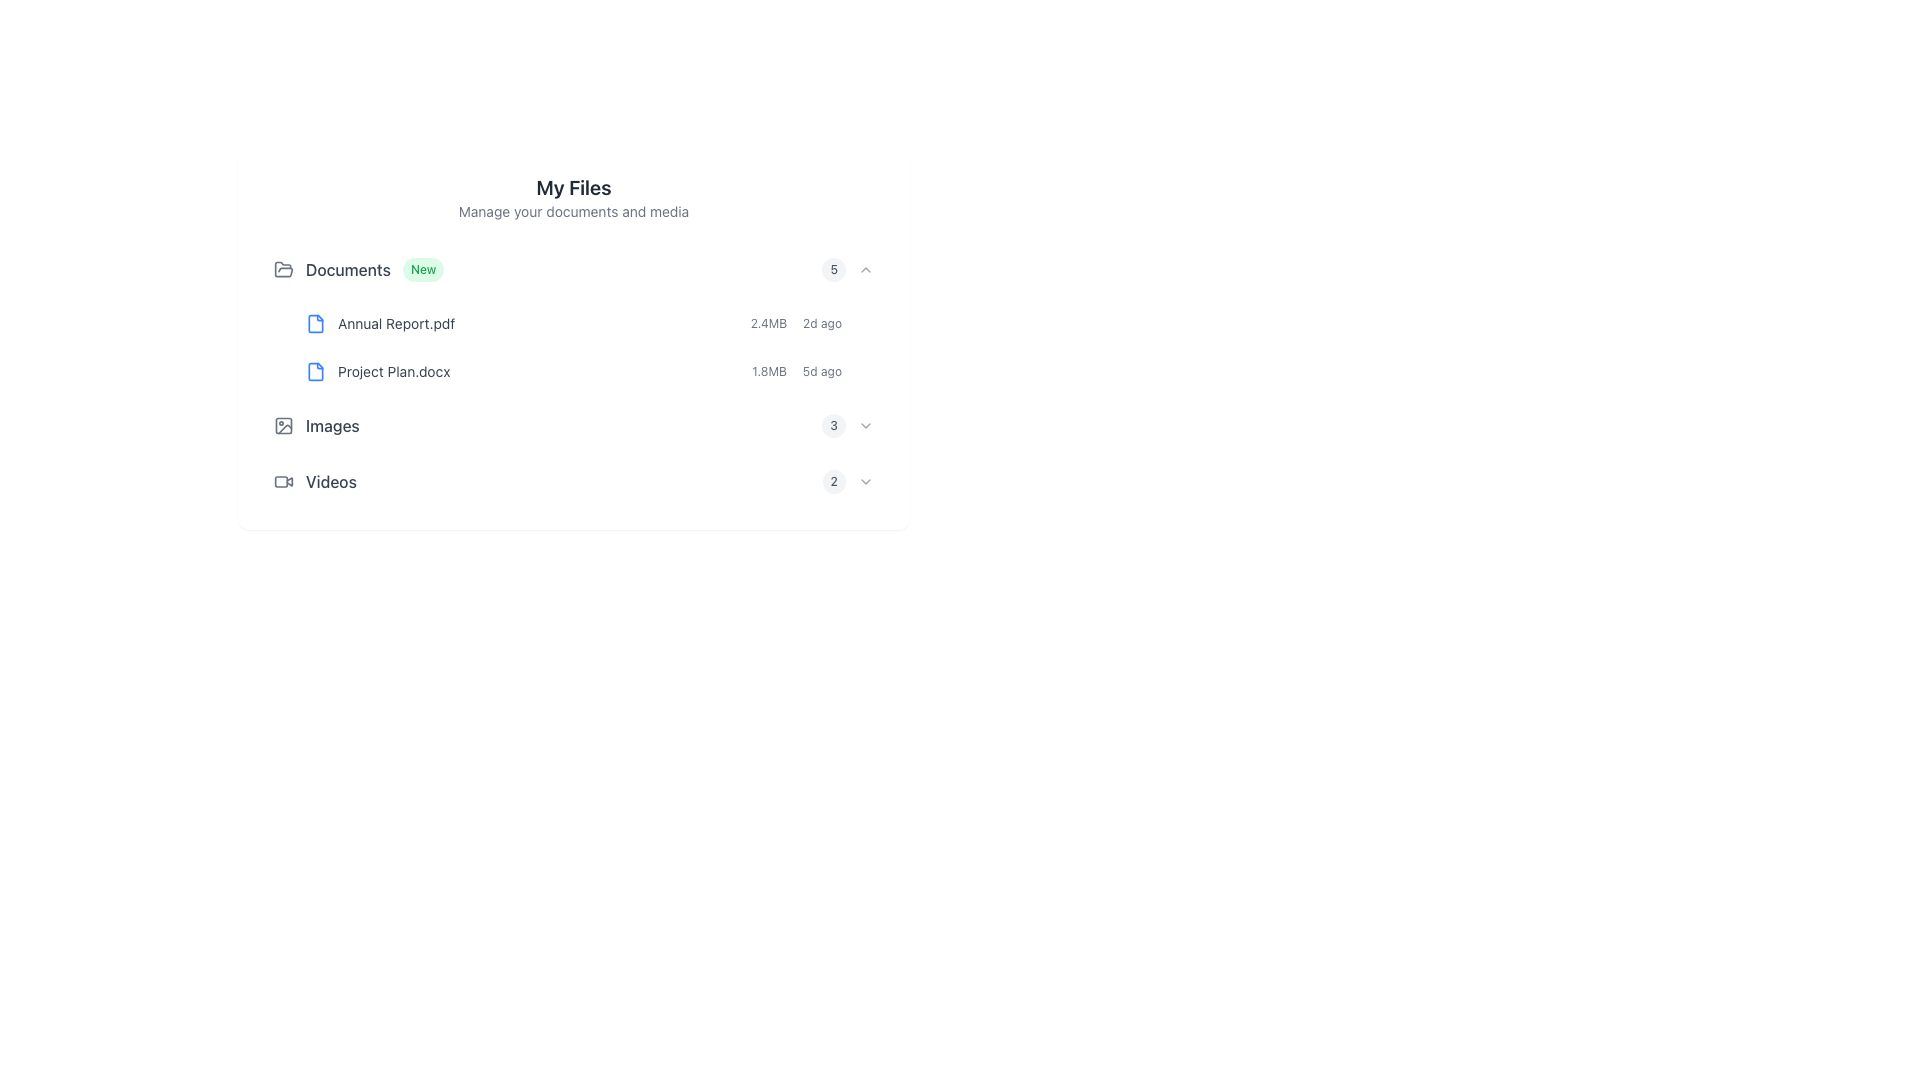 The width and height of the screenshot is (1920, 1080). I want to click on the video section icon located in the bottom-left region of the 'Videos' area, positioned to the left of the 'Videos' text, so click(282, 482).